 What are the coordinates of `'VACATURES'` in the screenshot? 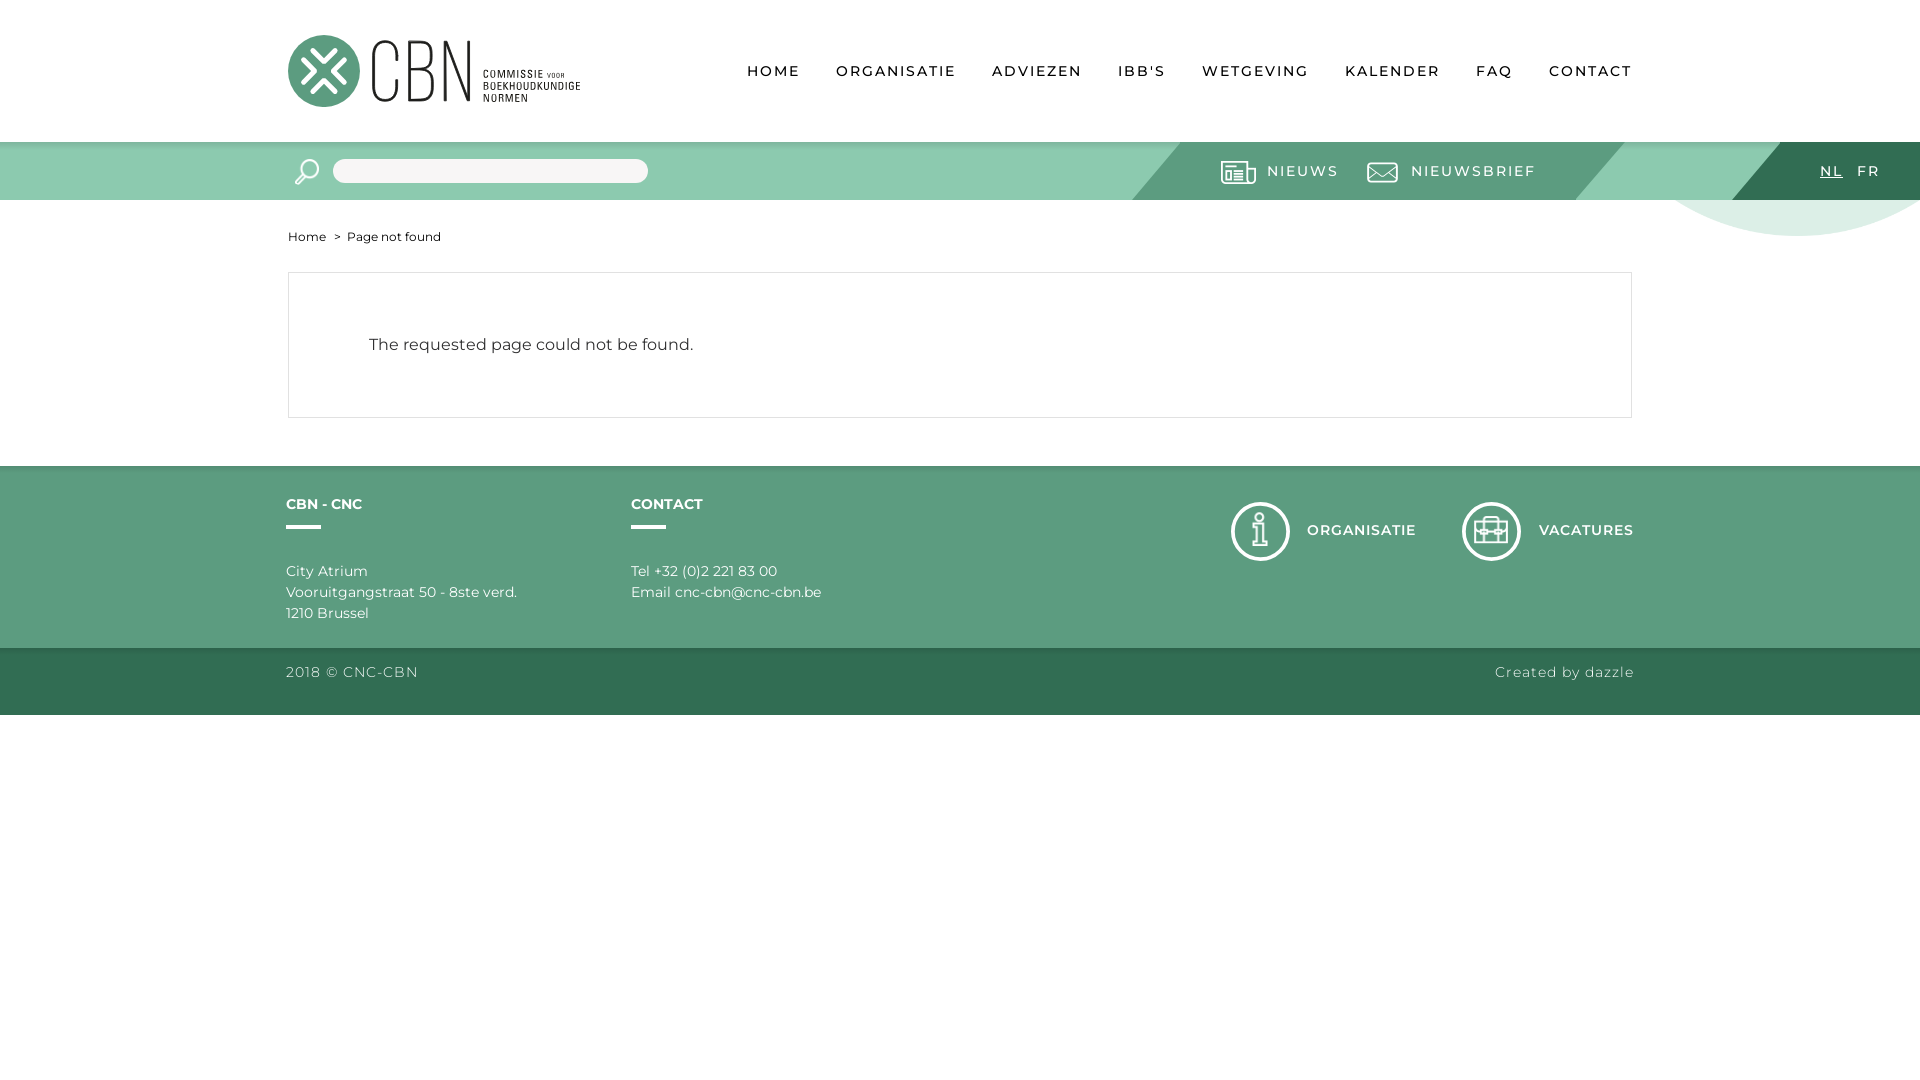 It's located at (1547, 530).